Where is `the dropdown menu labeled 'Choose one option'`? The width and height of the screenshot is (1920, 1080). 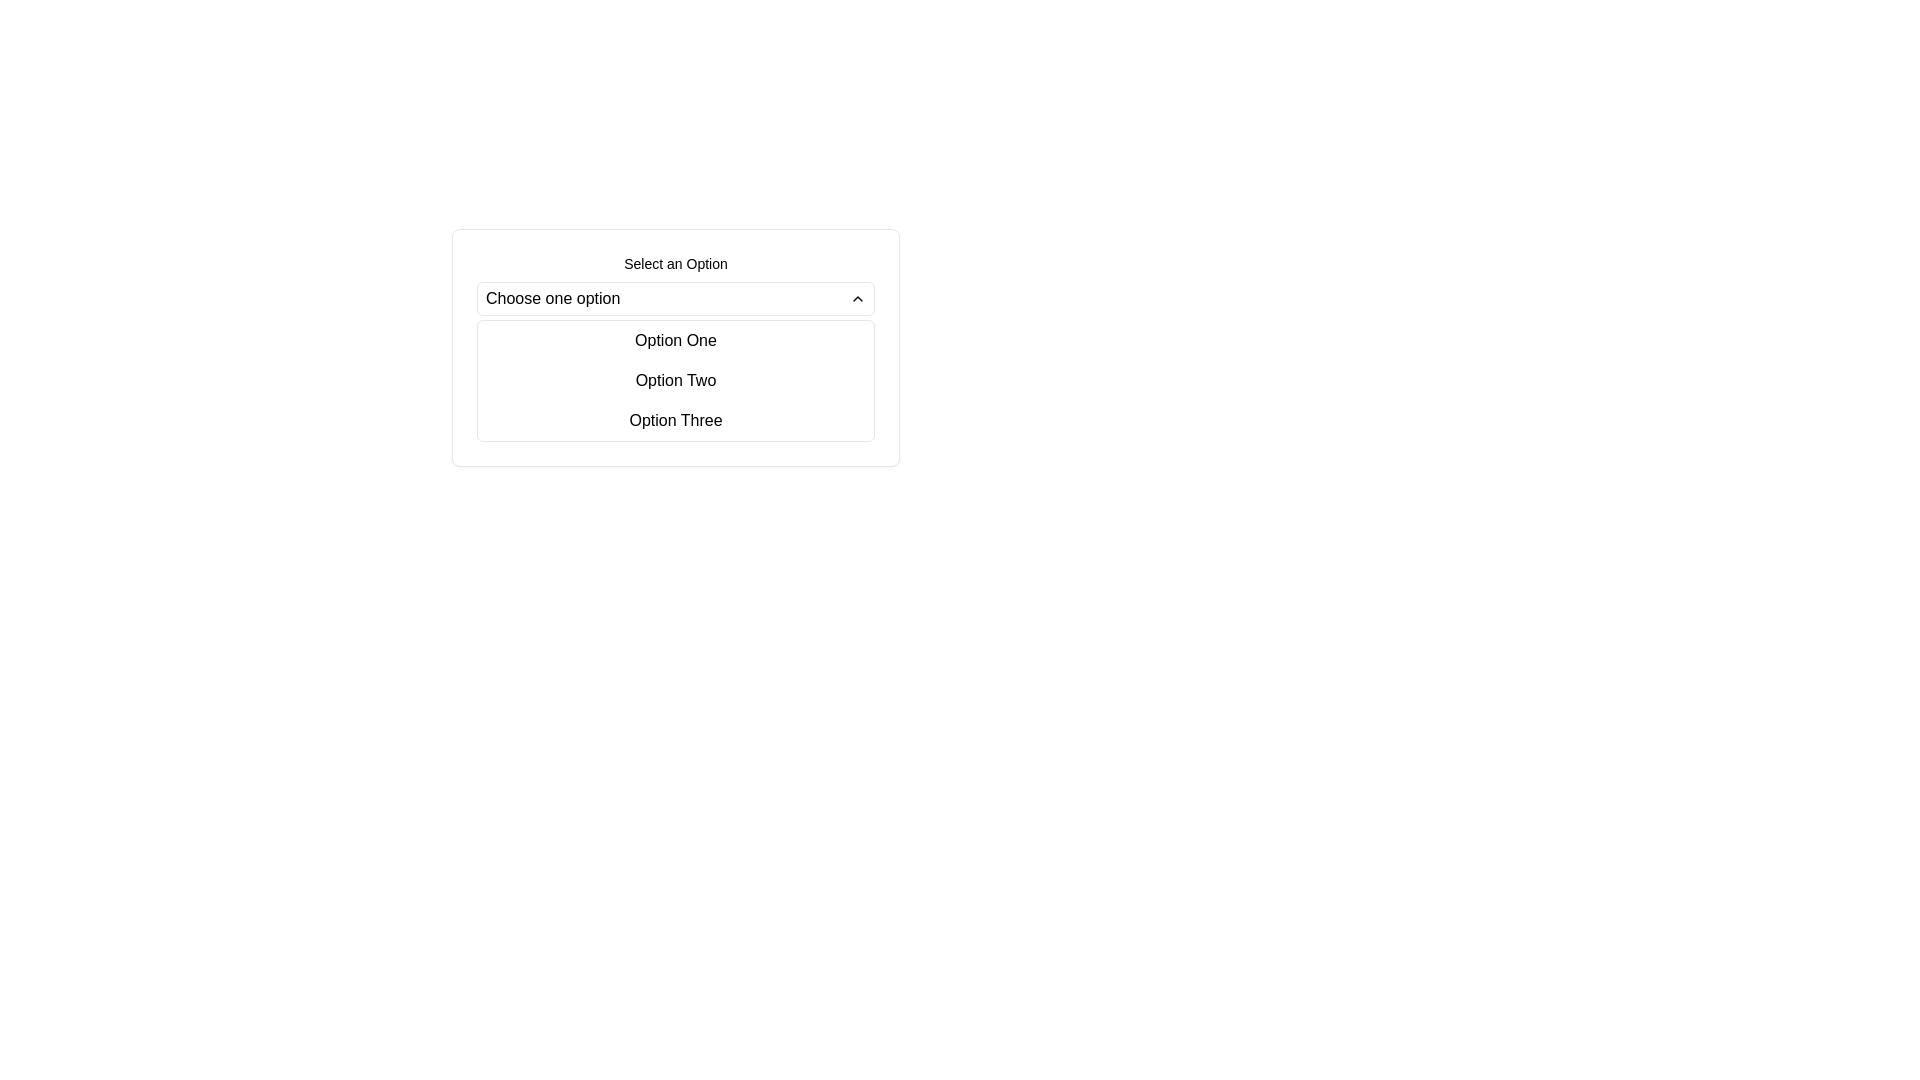 the dropdown menu labeled 'Choose one option' is located at coordinates (676, 299).